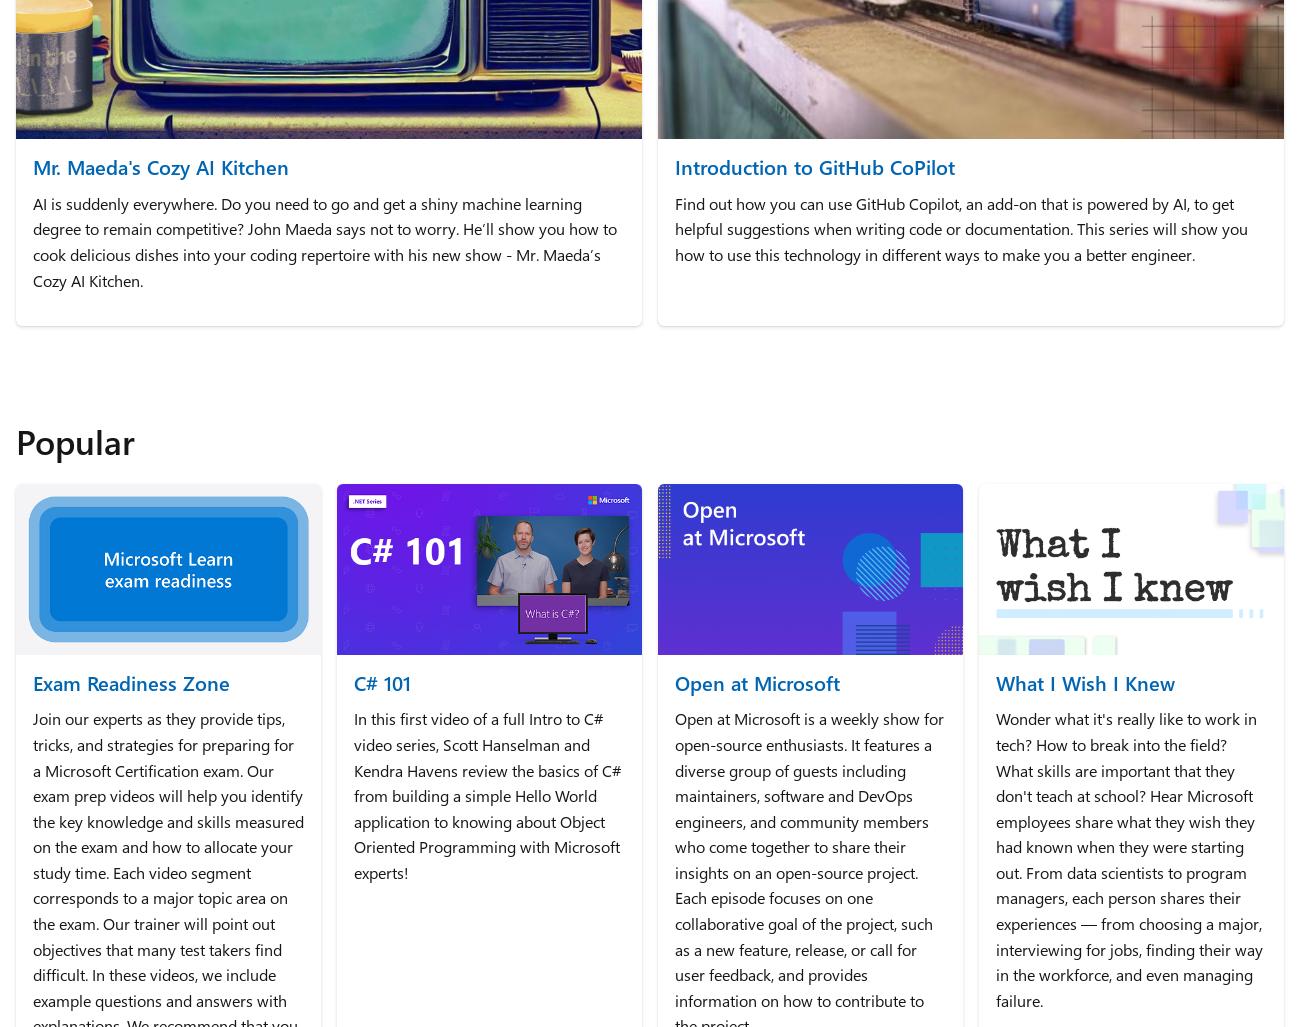 This screenshot has width=1300, height=1027. I want to click on 'AI is suddenly everywhere. Do you need to go and get a shiny machine learning degree to remain competitive? John Maeda says not to worry. He’ll show you how to cook delicious dishes into your coding repertoire with his new show - Mr. Maeda’s Cozy AI Kitchen.', so click(325, 241).